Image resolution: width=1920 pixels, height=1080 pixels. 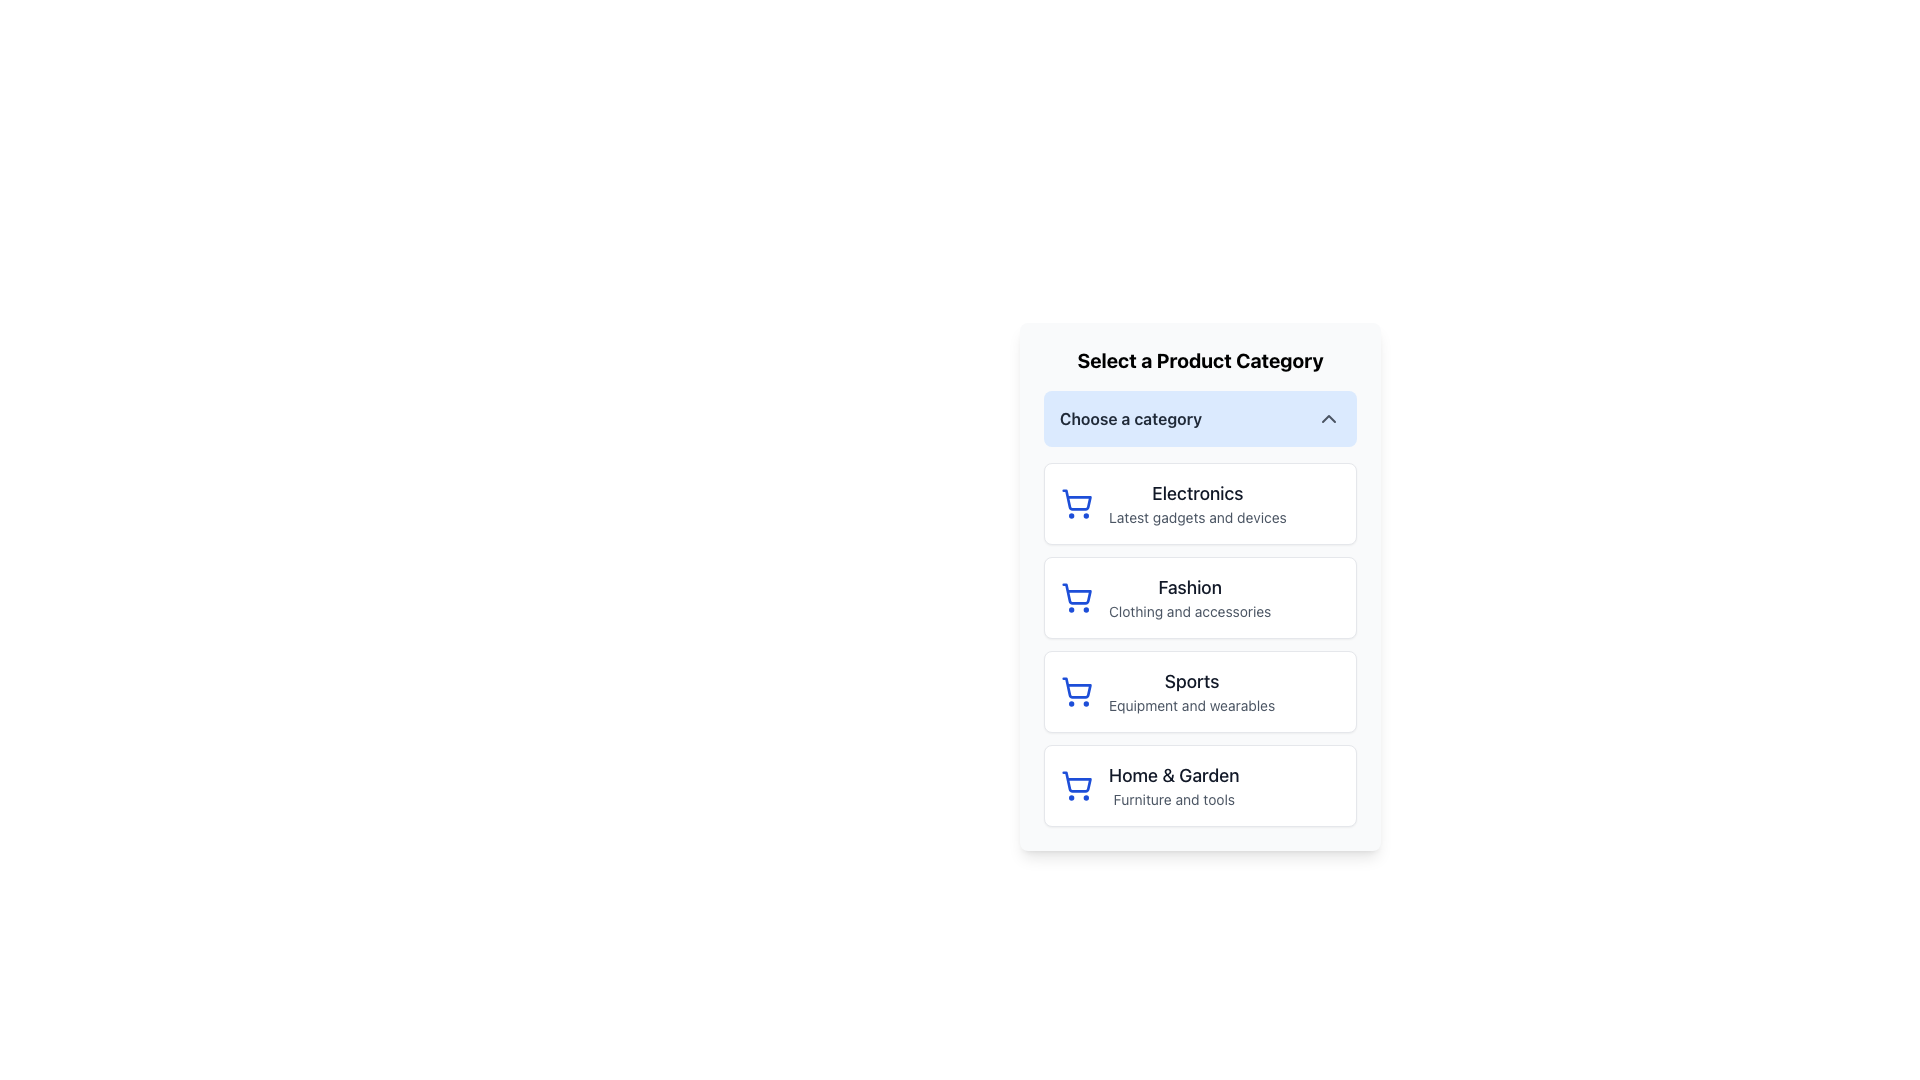 I want to click on the Dropdown Toggle Button labeled 'Choose a category' with a light blue background and an upward-pointing chevron icon, located below the title 'Select a Product Category', so click(x=1200, y=418).